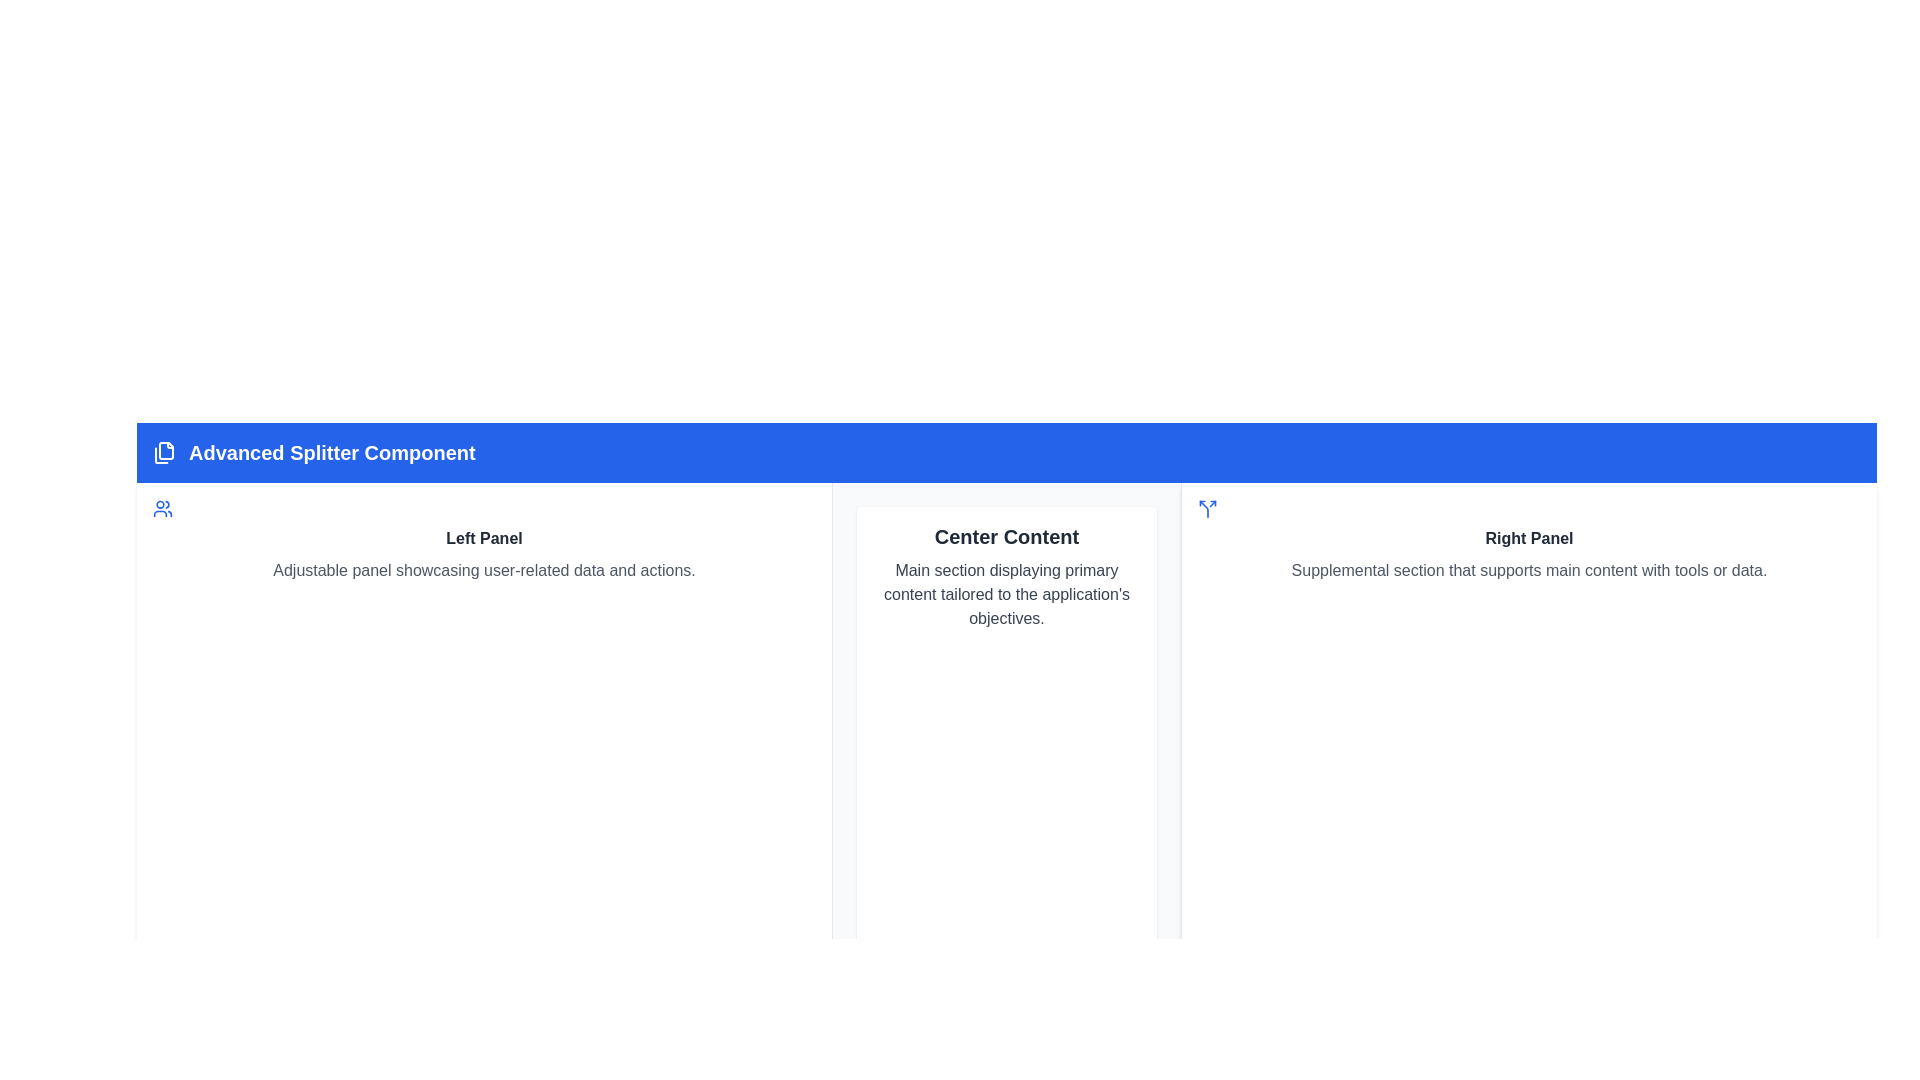  What do you see at coordinates (1528, 538) in the screenshot?
I see `the 'Right Panel' Label or Heading which displays the text in bold dark gray font, located in the rightmost third of the interface` at bounding box center [1528, 538].